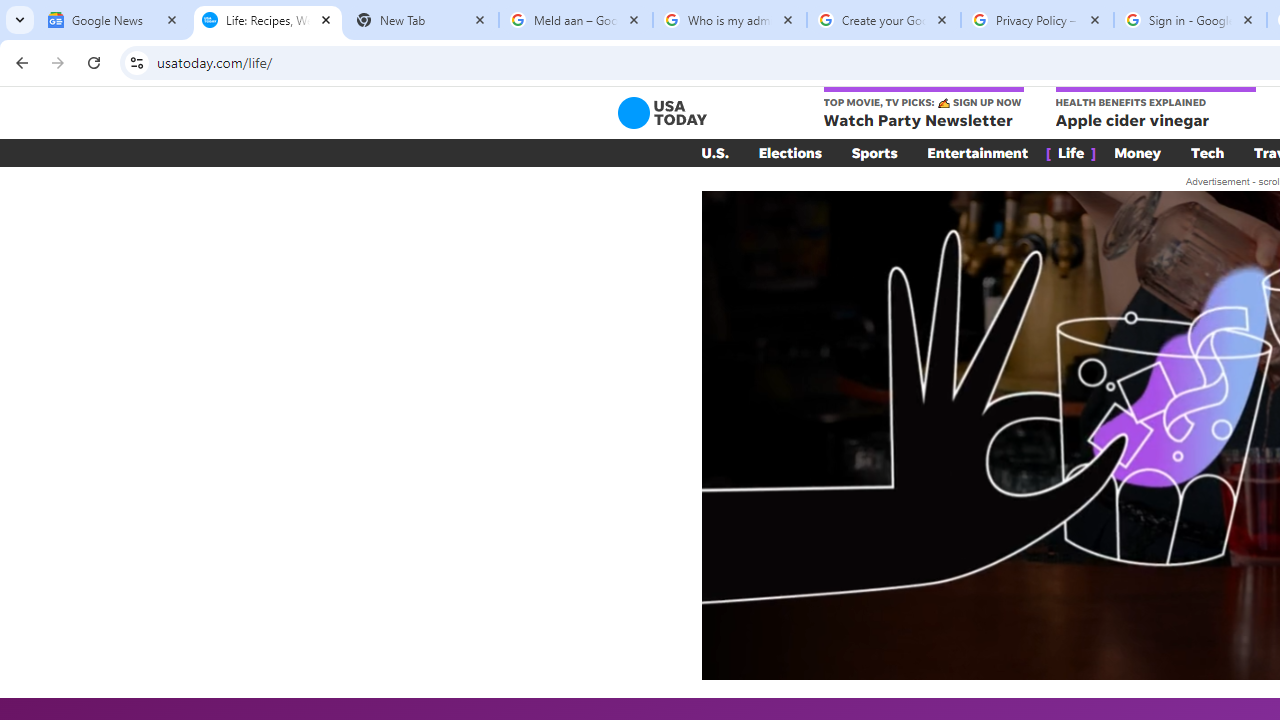 The image size is (1280, 720). Describe the element at coordinates (714, 152) in the screenshot. I see `'U.S.'` at that location.